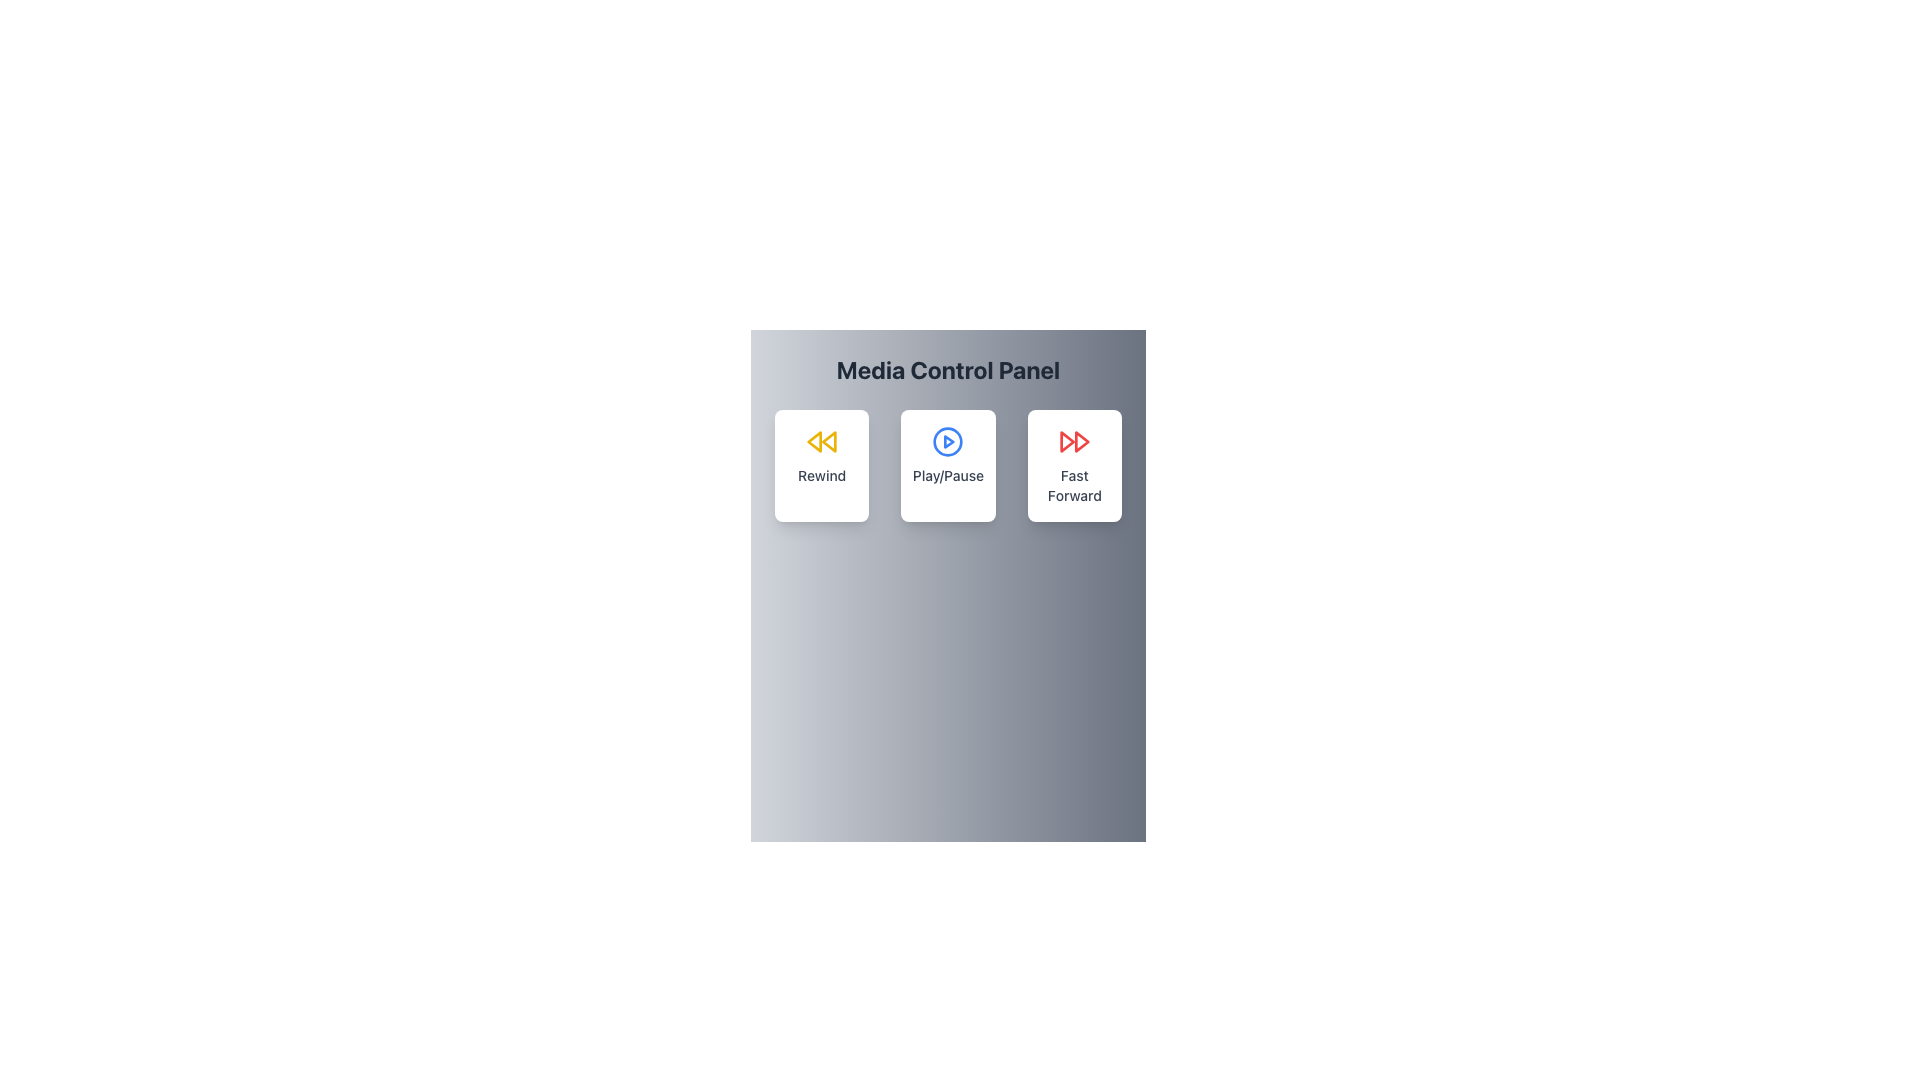 This screenshot has width=1920, height=1080. Describe the element at coordinates (822, 466) in the screenshot. I see `the rewind button` at that location.